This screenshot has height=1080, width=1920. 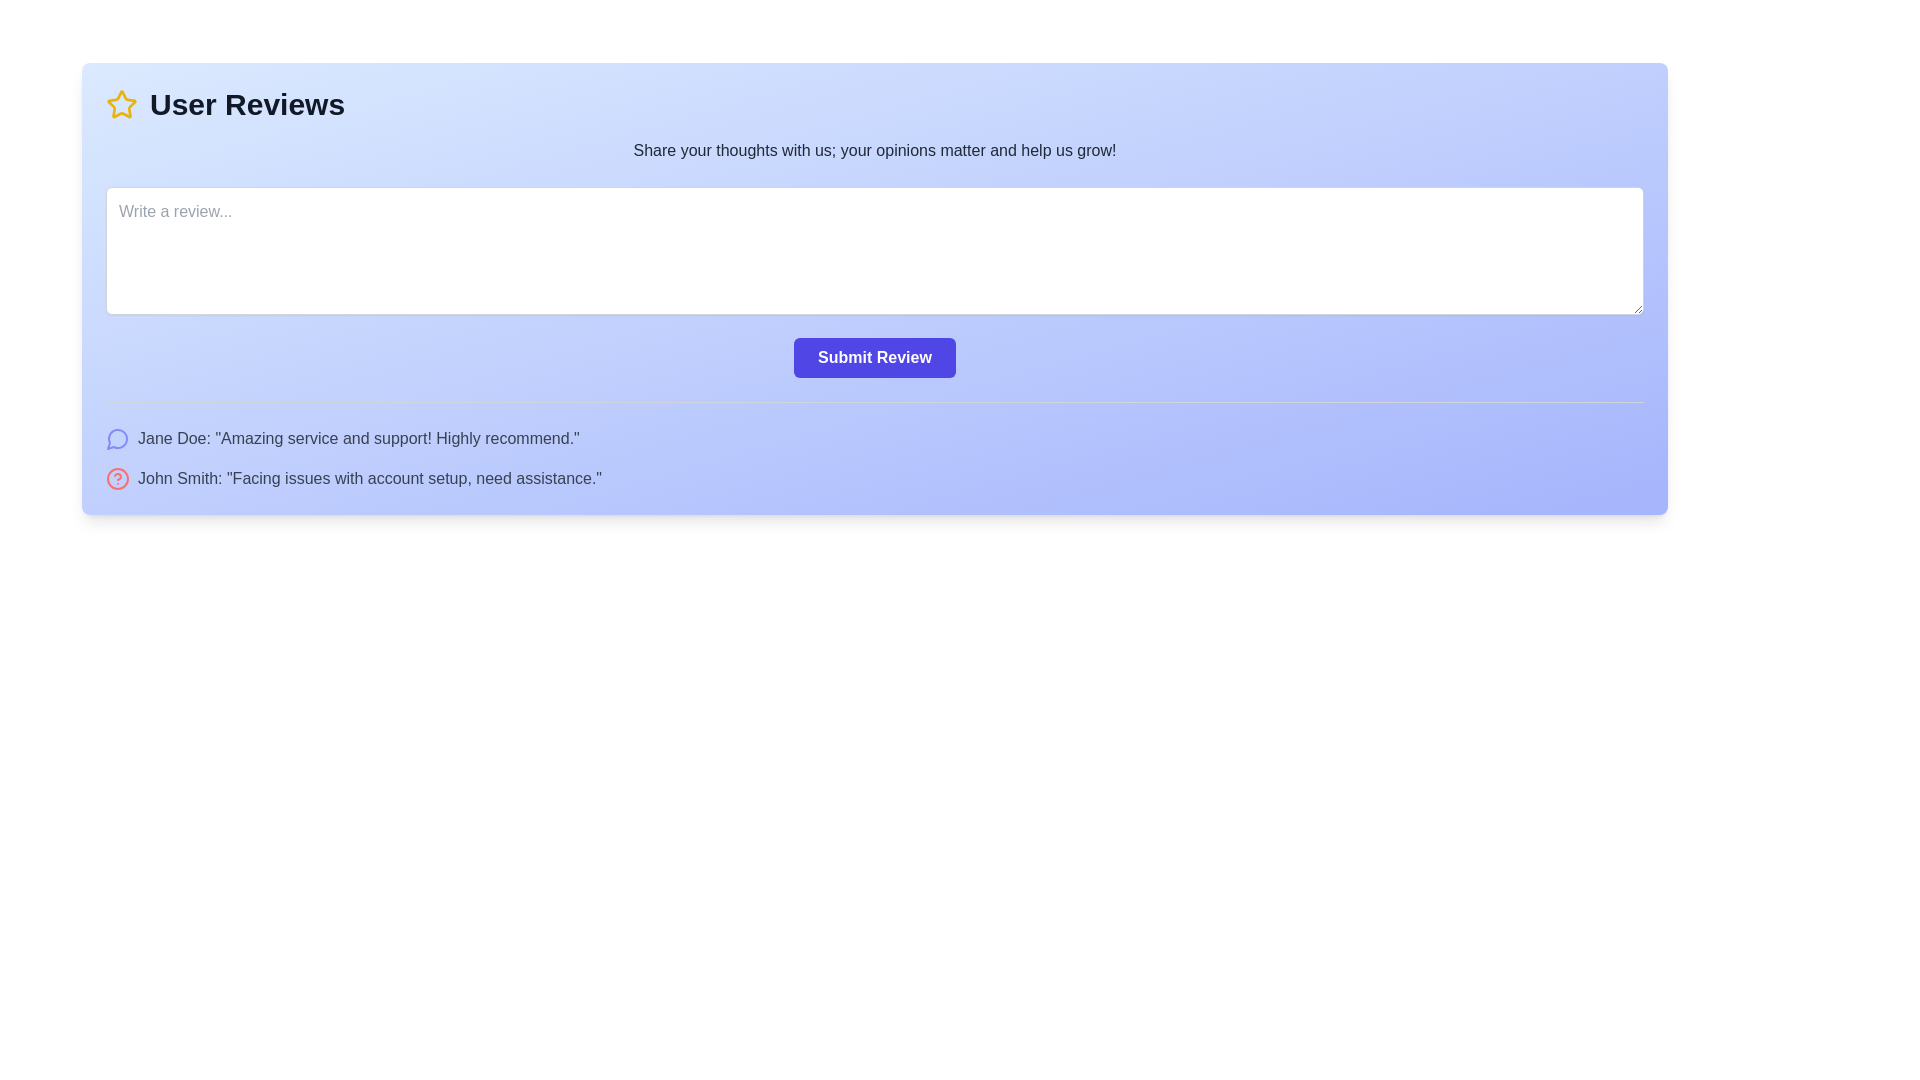 What do you see at coordinates (116, 438) in the screenshot?
I see `the vector graphic icon next to the user review by 'John Smith' in the review section, which visually represents an interactive component related to user feedback` at bounding box center [116, 438].